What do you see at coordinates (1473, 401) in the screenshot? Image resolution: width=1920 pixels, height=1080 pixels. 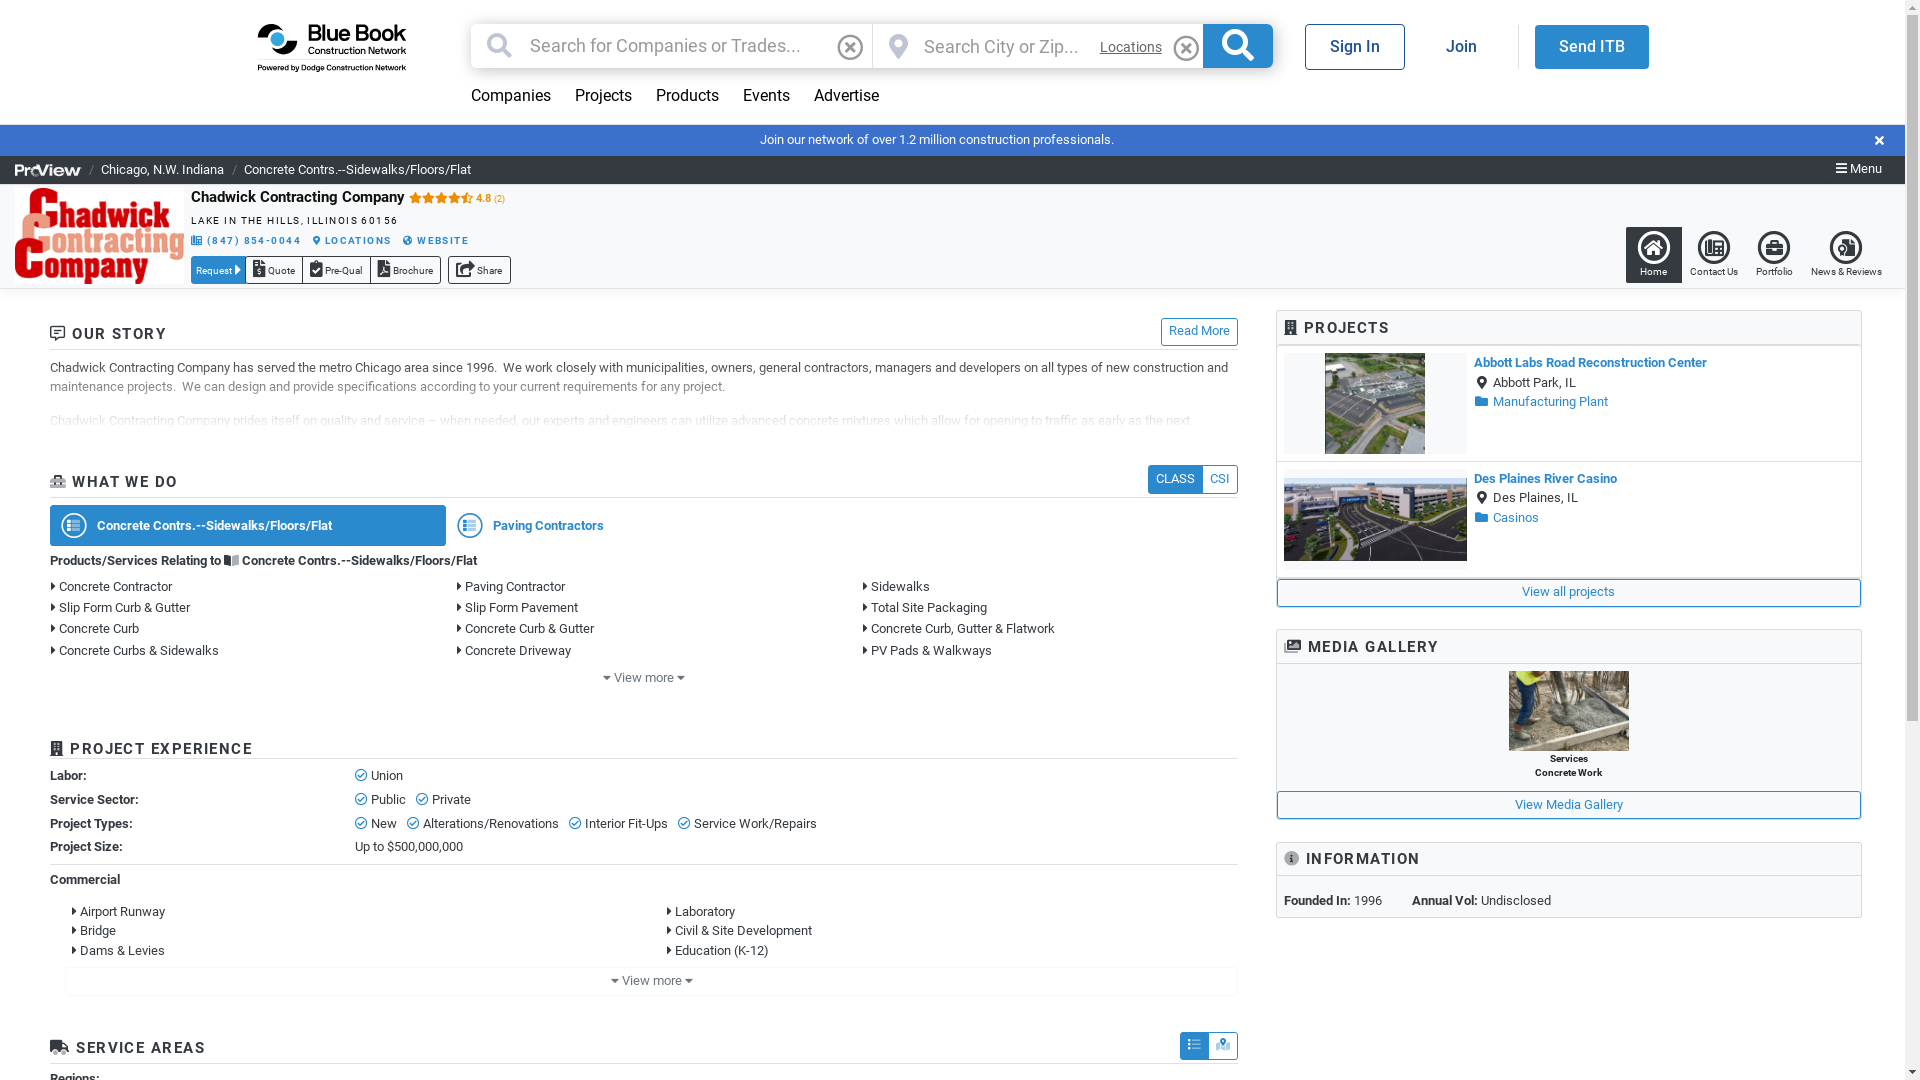 I see `'Manufacturing Plant'` at bounding box center [1473, 401].